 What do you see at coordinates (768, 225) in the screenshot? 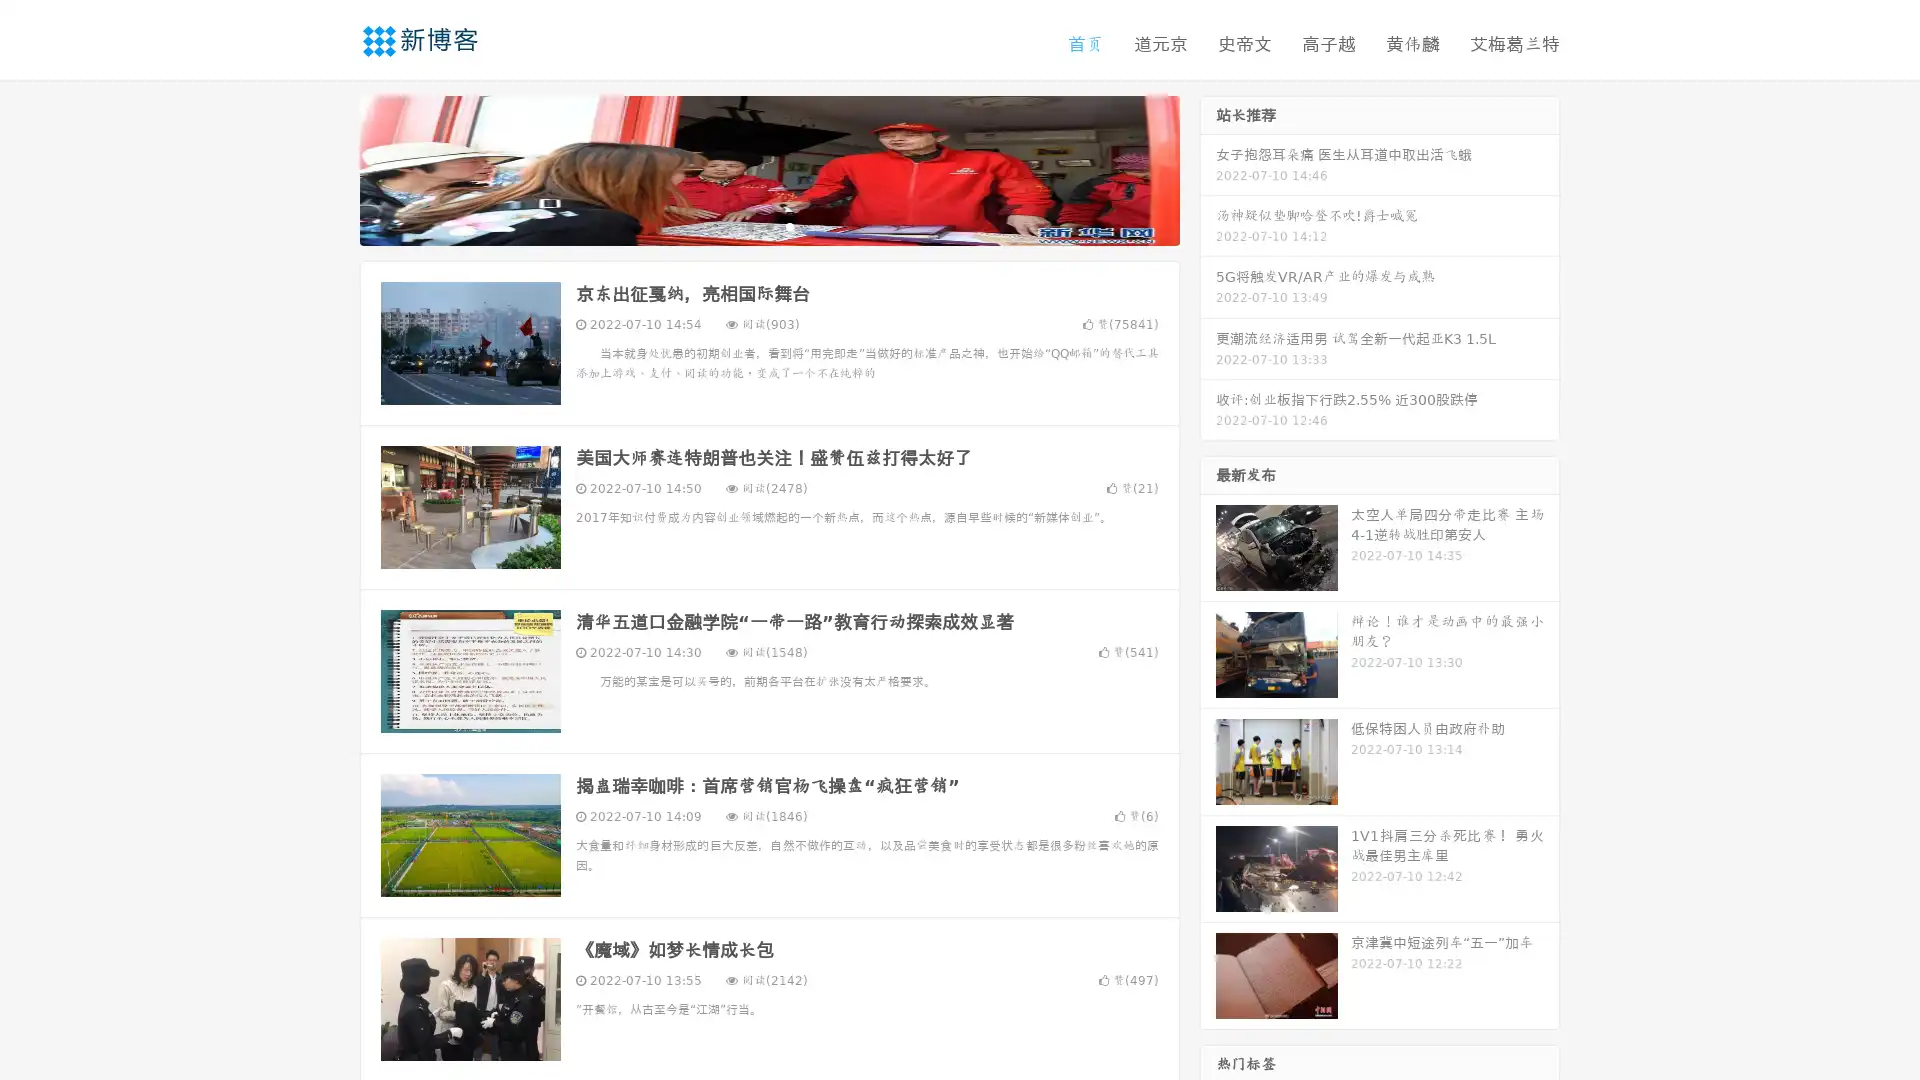
I see `Go to slide 2` at bounding box center [768, 225].